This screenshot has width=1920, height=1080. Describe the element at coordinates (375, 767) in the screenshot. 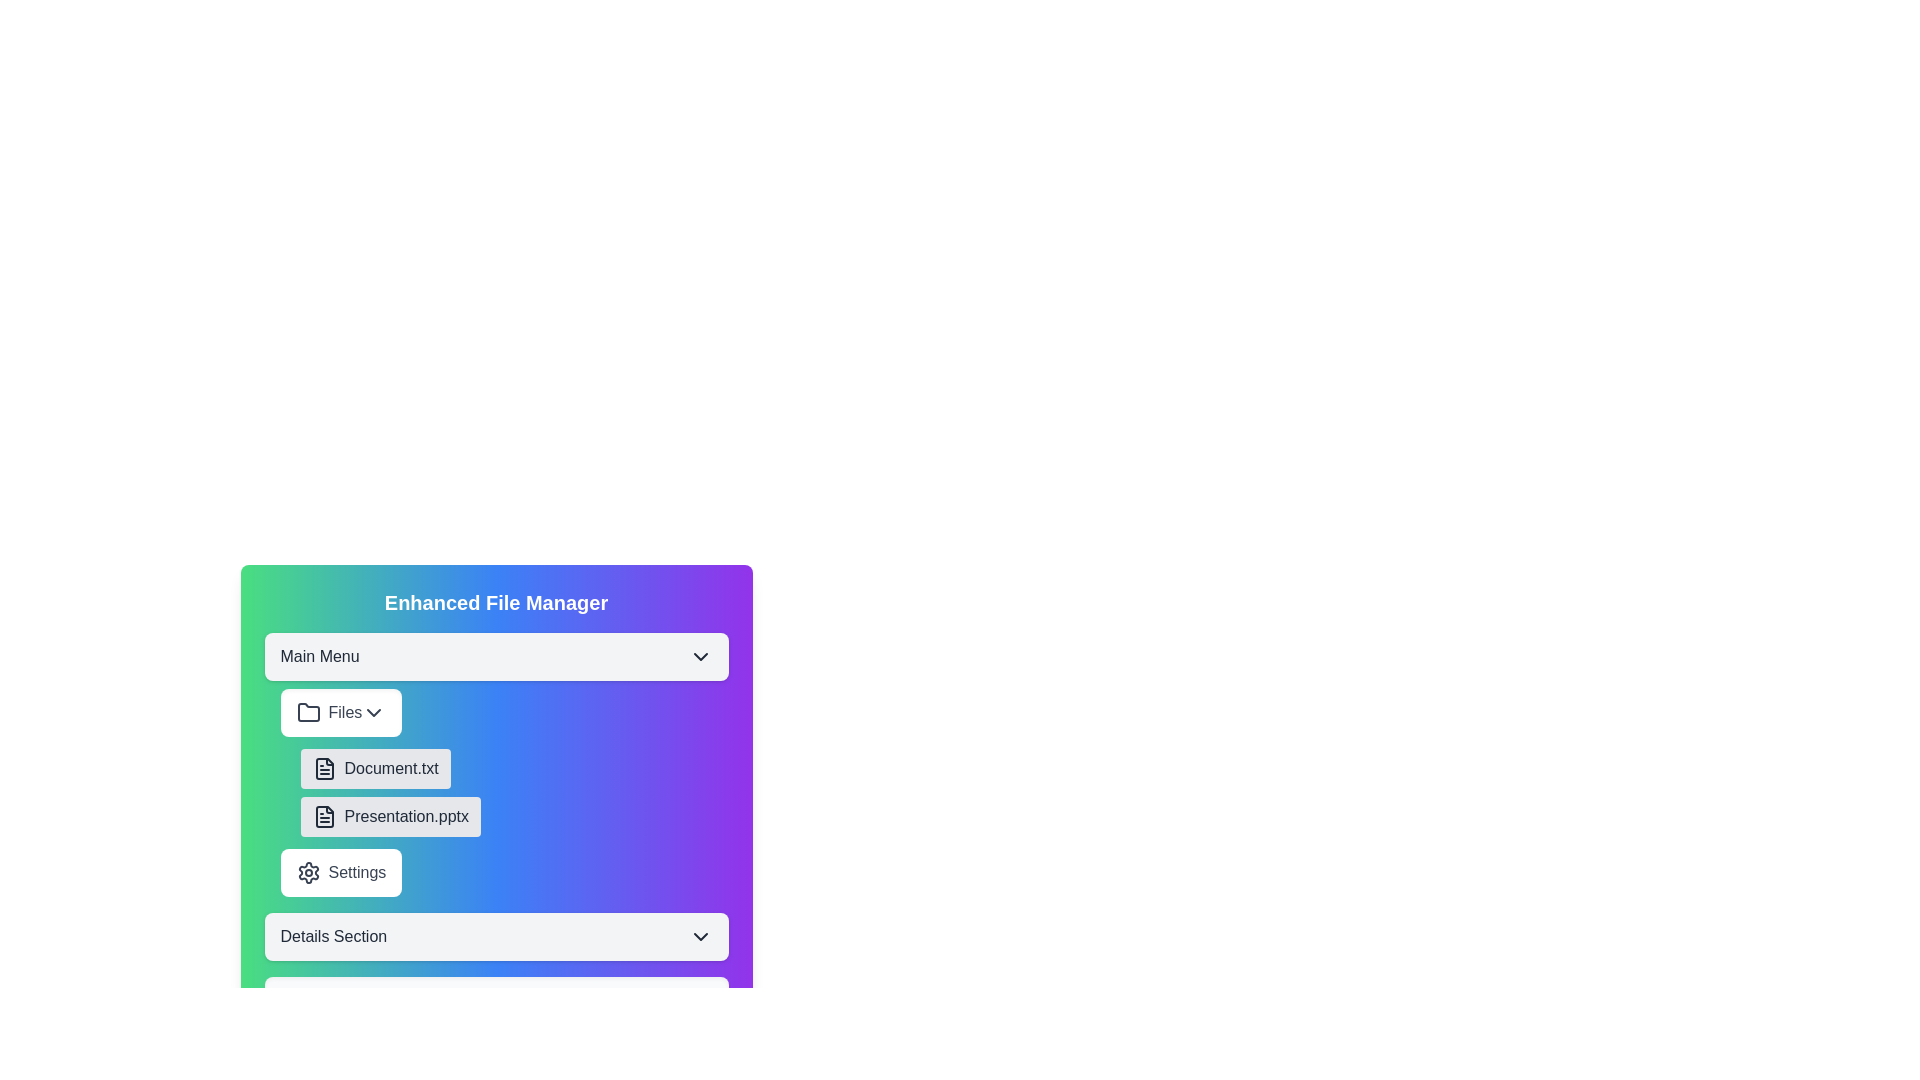

I see `the 'Document.txt' button, which is a rectangular button with a light gray background and a document icon` at that location.